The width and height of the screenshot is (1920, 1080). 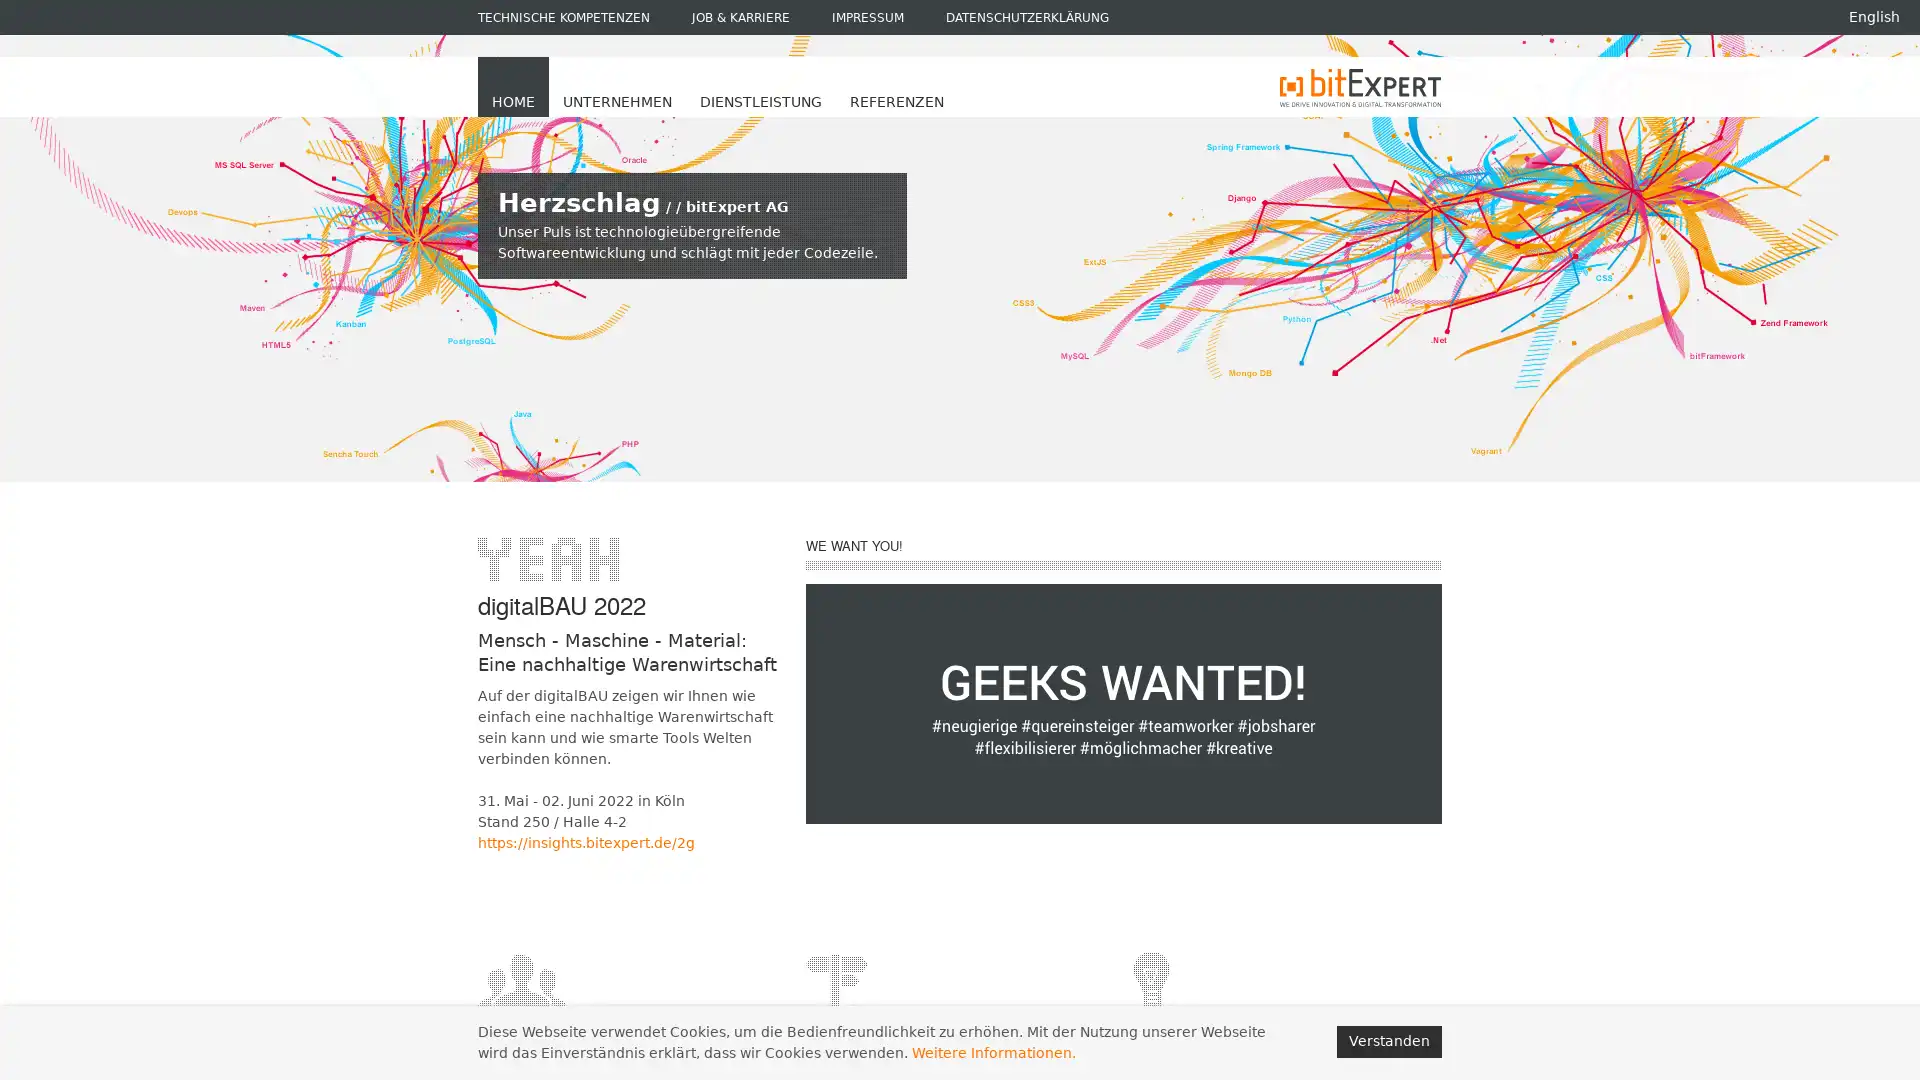 What do you see at coordinates (1387, 1040) in the screenshot?
I see `Verstanden` at bounding box center [1387, 1040].